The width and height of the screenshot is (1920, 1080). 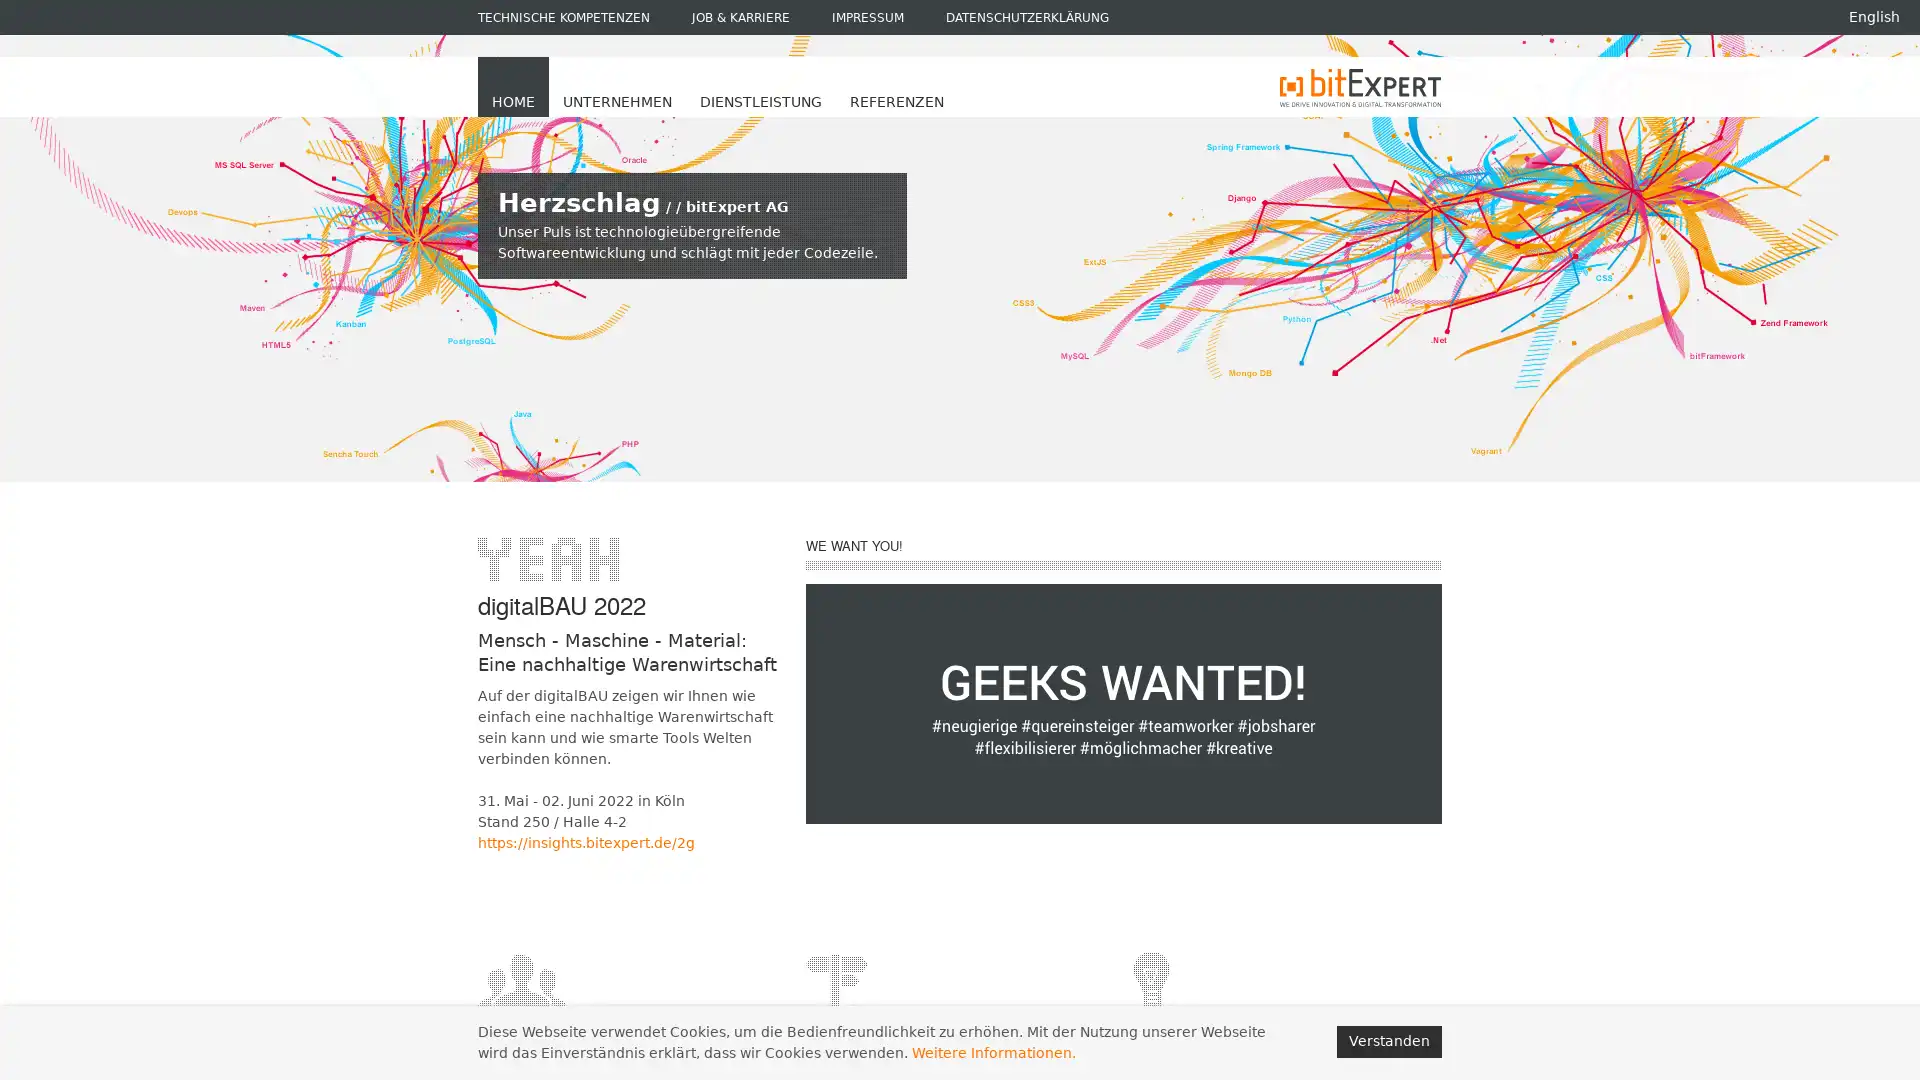 What do you see at coordinates (1387, 1040) in the screenshot?
I see `Verstanden` at bounding box center [1387, 1040].